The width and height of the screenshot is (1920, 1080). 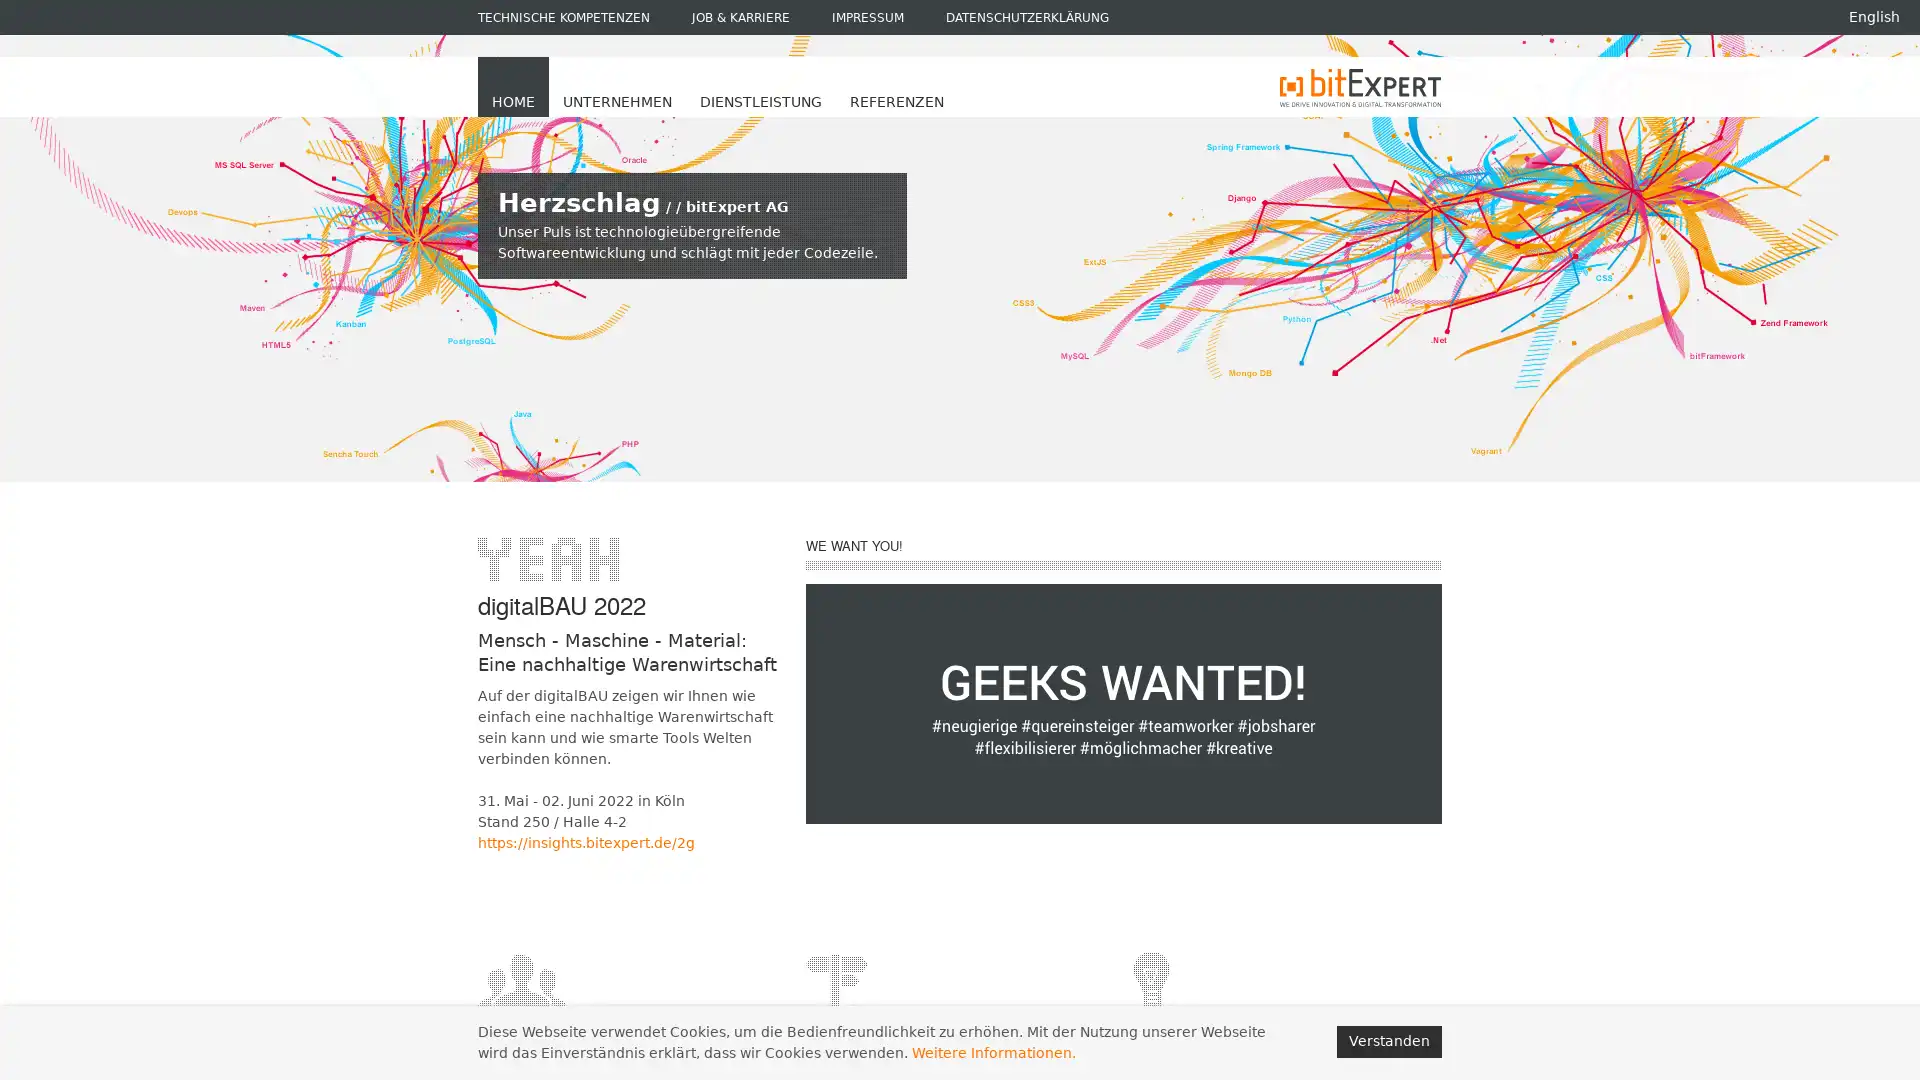 What do you see at coordinates (1387, 1040) in the screenshot?
I see `Verstanden` at bounding box center [1387, 1040].